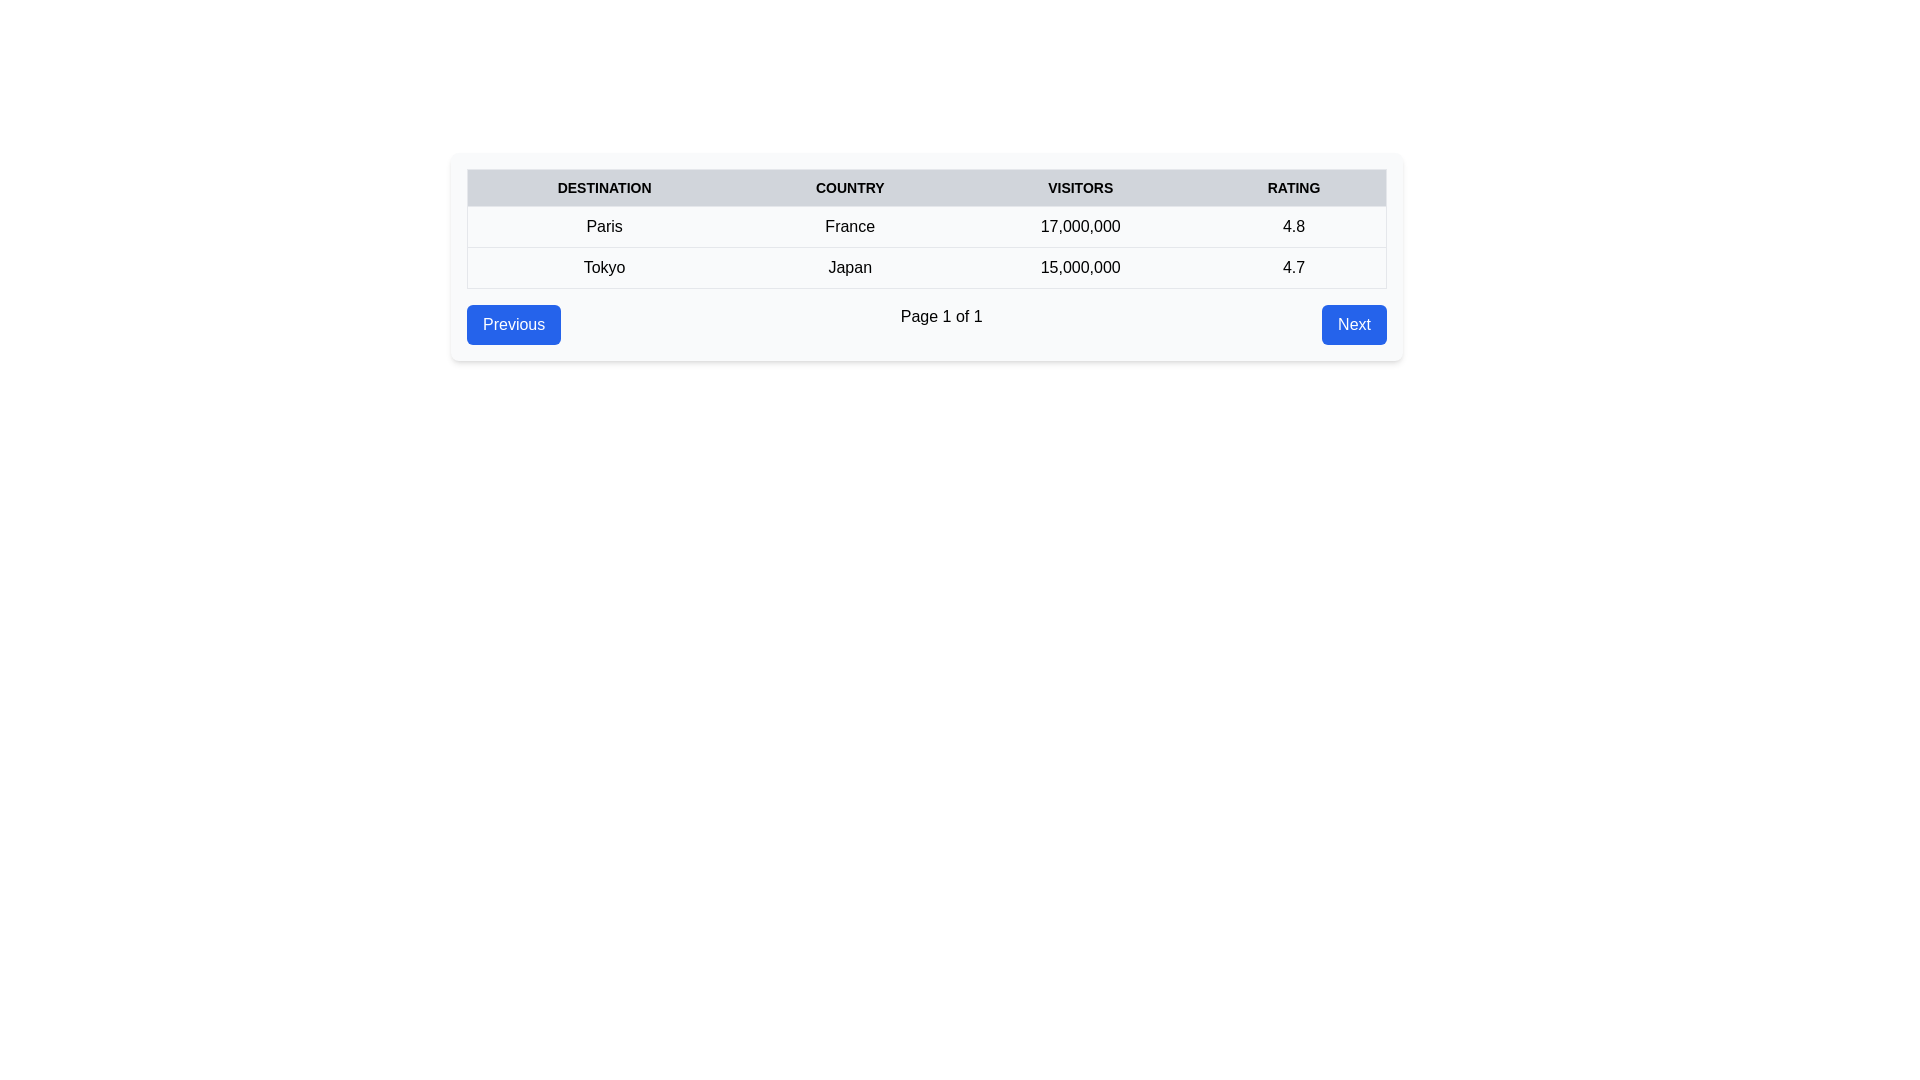 Image resolution: width=1920 pixels, height=1080 pixels. What do you see at coordinates (603, 188) in the screenshot?
I see `the first column header in the table that indicates destinations` at bounding box center [603, 188].